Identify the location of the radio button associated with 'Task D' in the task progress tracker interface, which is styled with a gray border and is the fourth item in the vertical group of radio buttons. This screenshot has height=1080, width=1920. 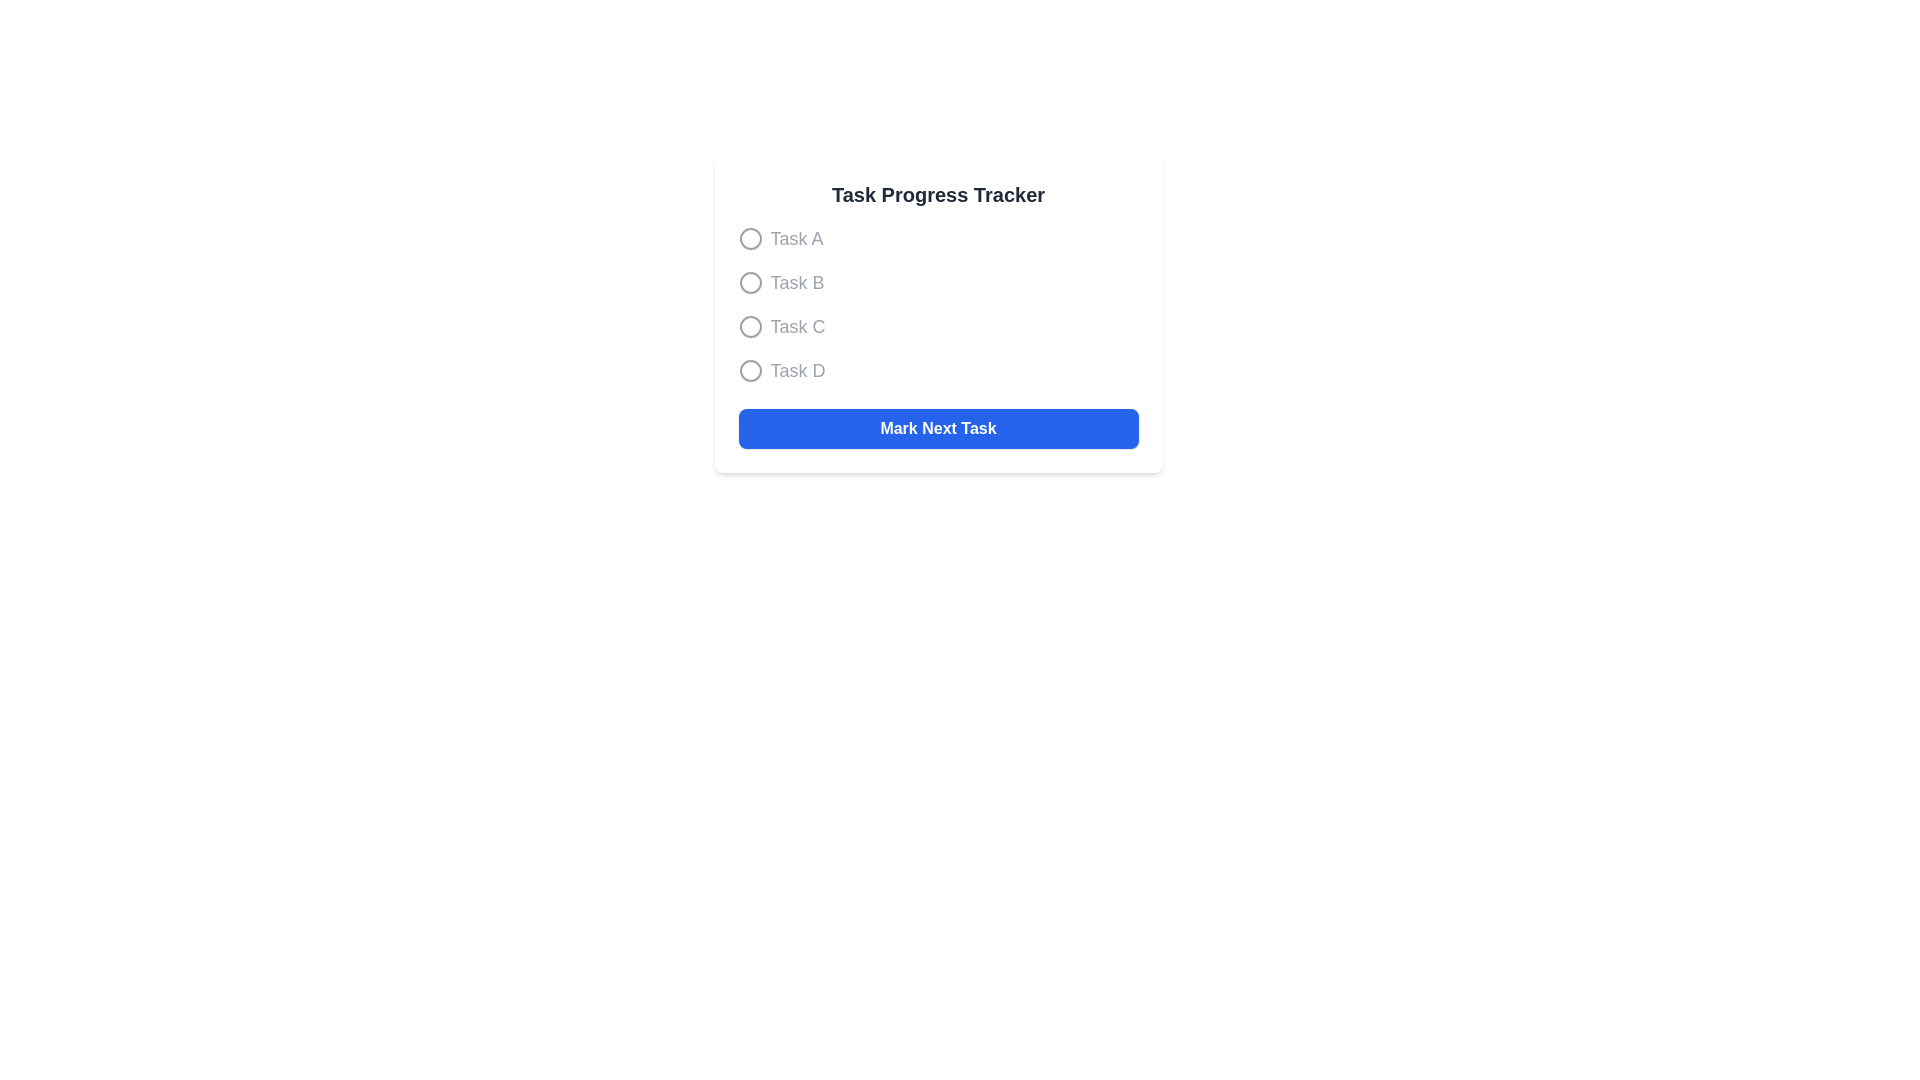
(749, 370).